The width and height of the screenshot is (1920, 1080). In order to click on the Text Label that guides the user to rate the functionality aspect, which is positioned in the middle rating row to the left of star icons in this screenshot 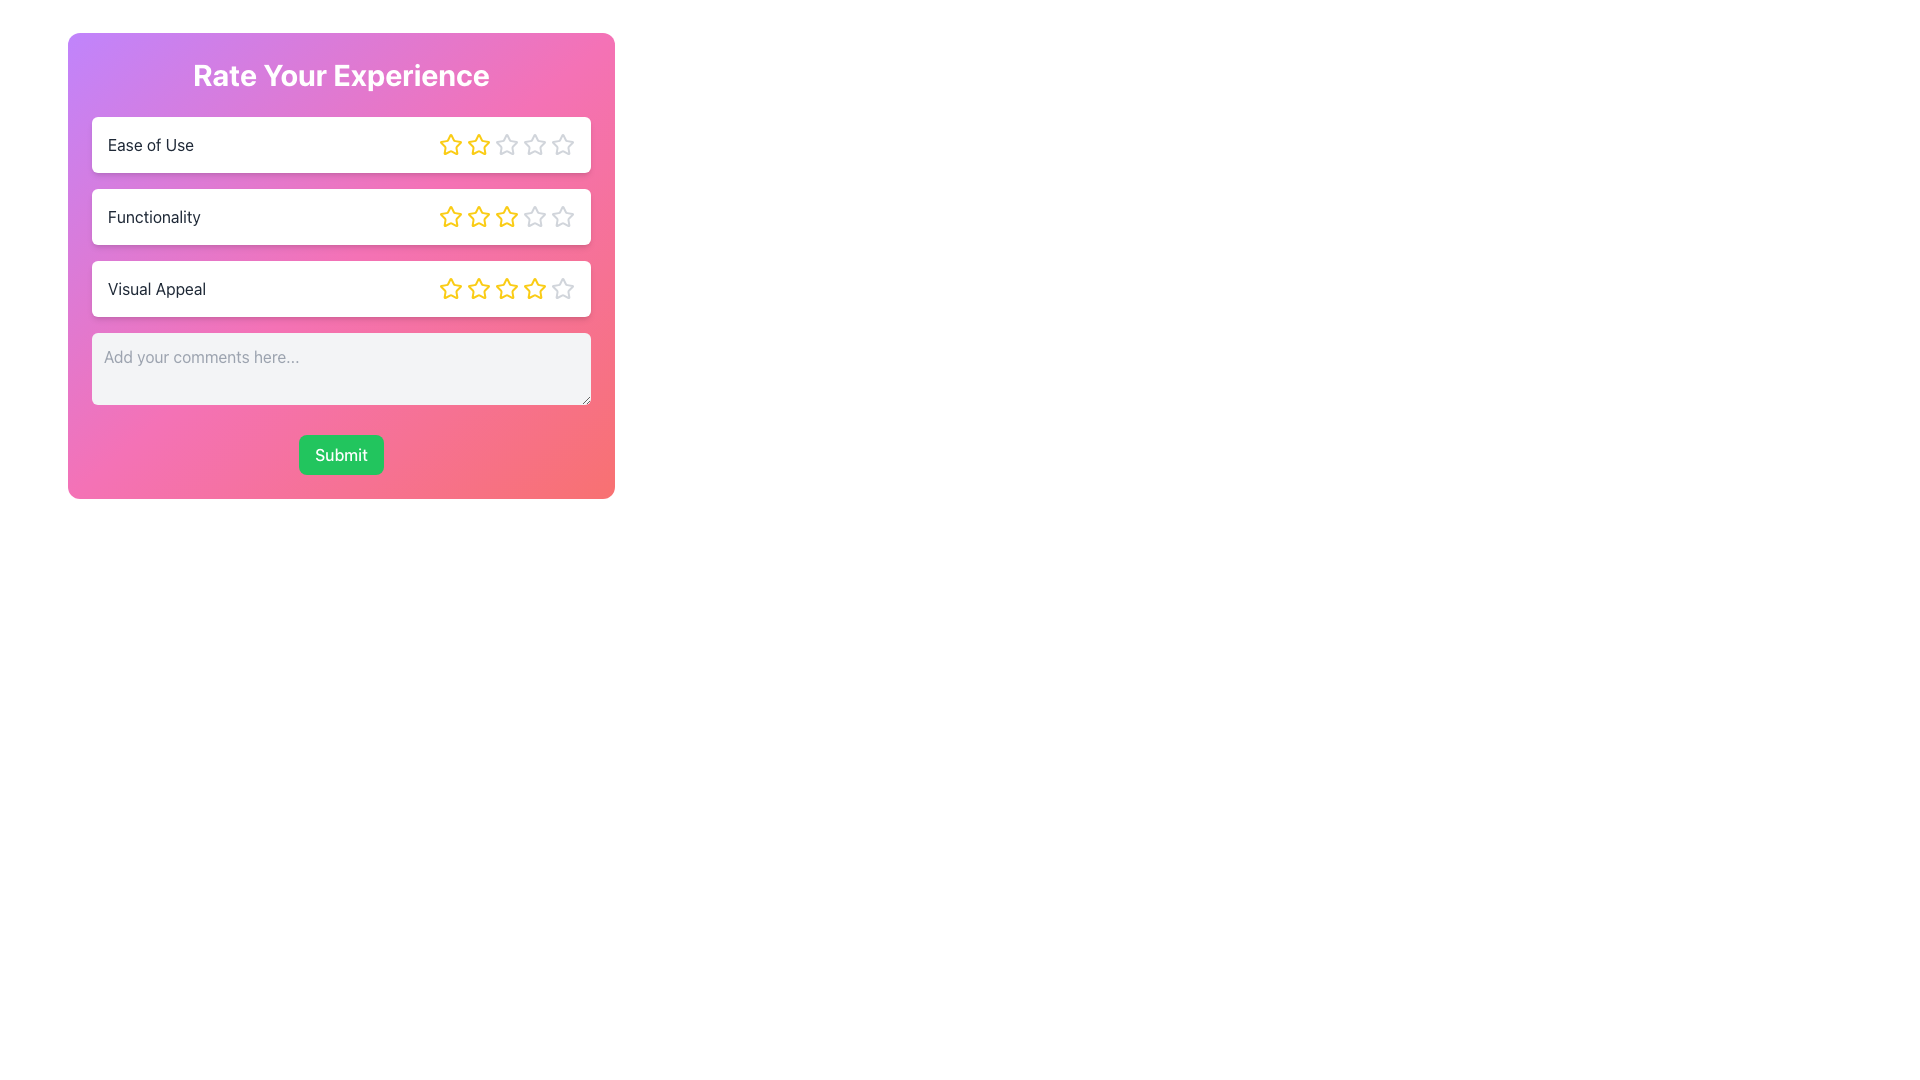, I will do `click(153, 216)`.